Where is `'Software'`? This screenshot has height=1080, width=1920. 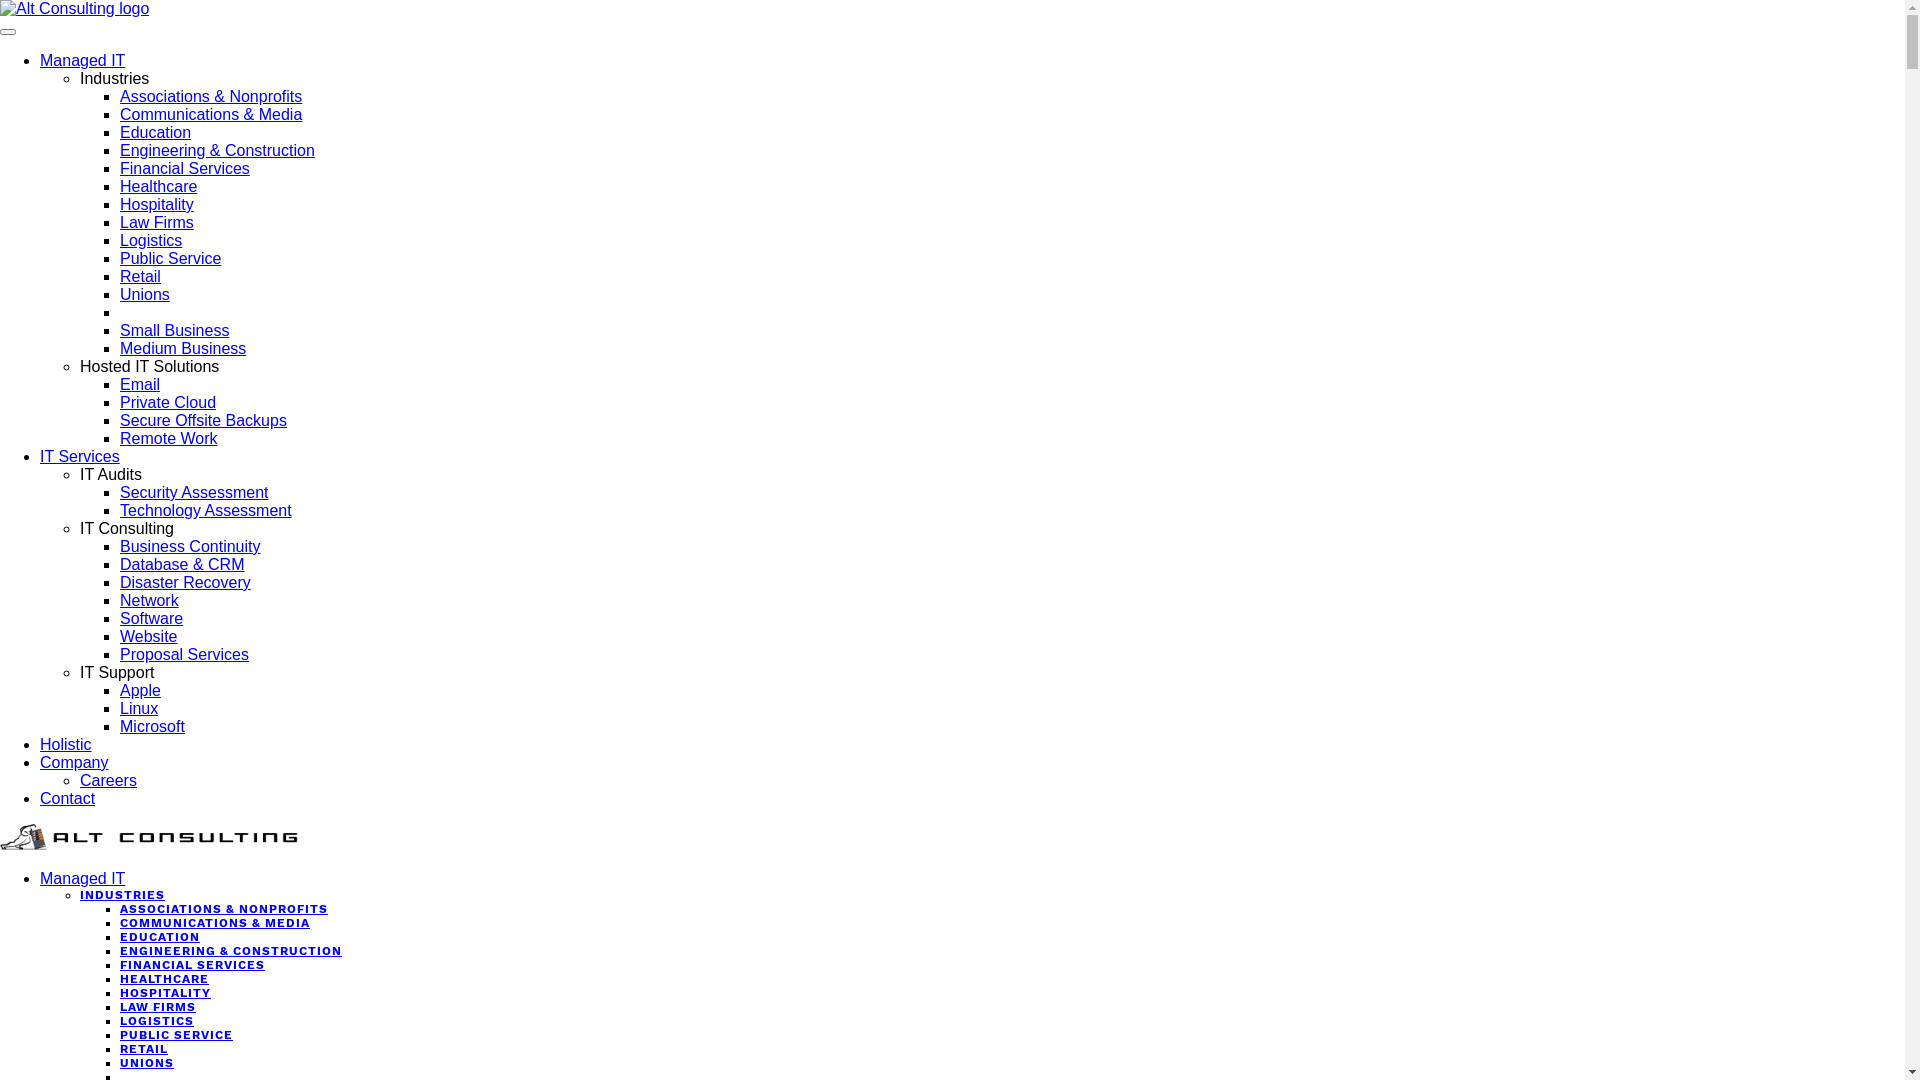 'Software' is located at coordinates (150, 617).